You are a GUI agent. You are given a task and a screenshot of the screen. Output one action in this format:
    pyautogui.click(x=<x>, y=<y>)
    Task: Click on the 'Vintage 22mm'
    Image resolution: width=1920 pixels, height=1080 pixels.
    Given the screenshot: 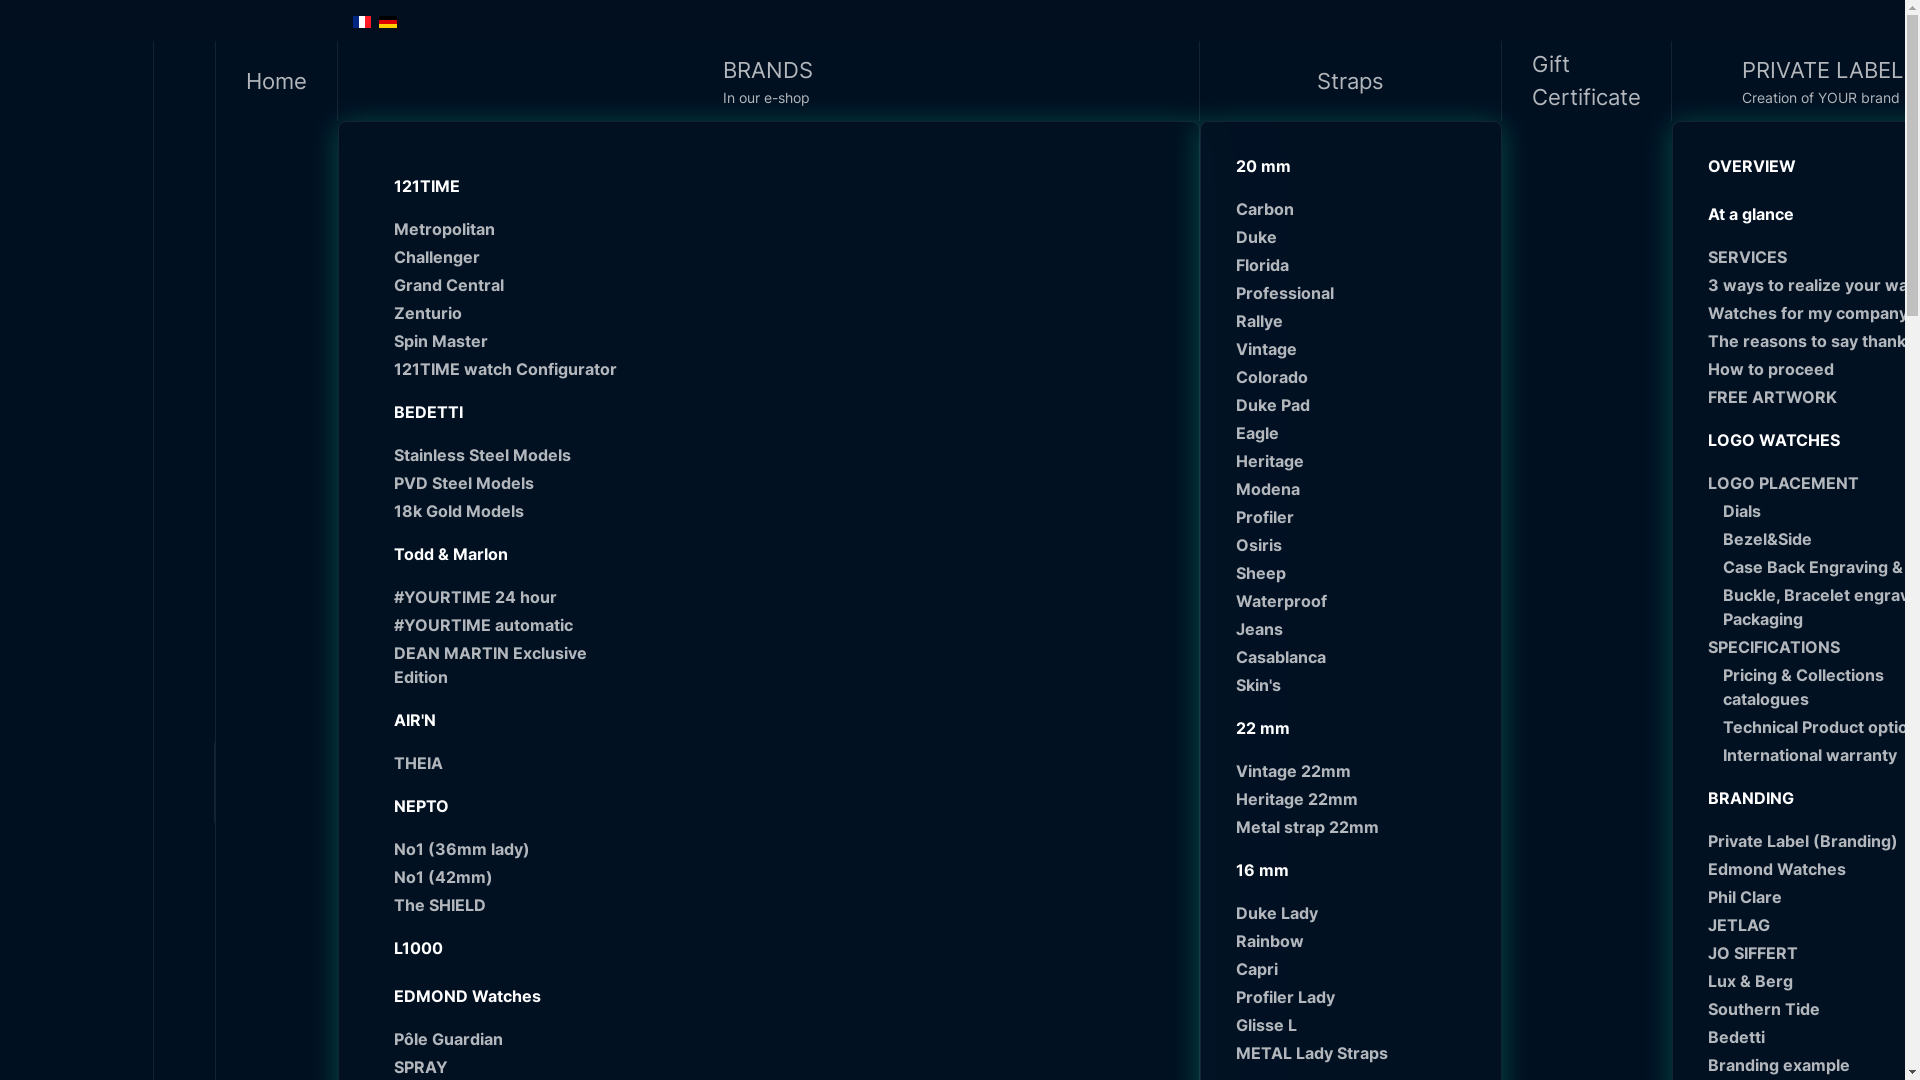 What is the action you would take?
    pyautogui.click(x=1235, y=770)
    